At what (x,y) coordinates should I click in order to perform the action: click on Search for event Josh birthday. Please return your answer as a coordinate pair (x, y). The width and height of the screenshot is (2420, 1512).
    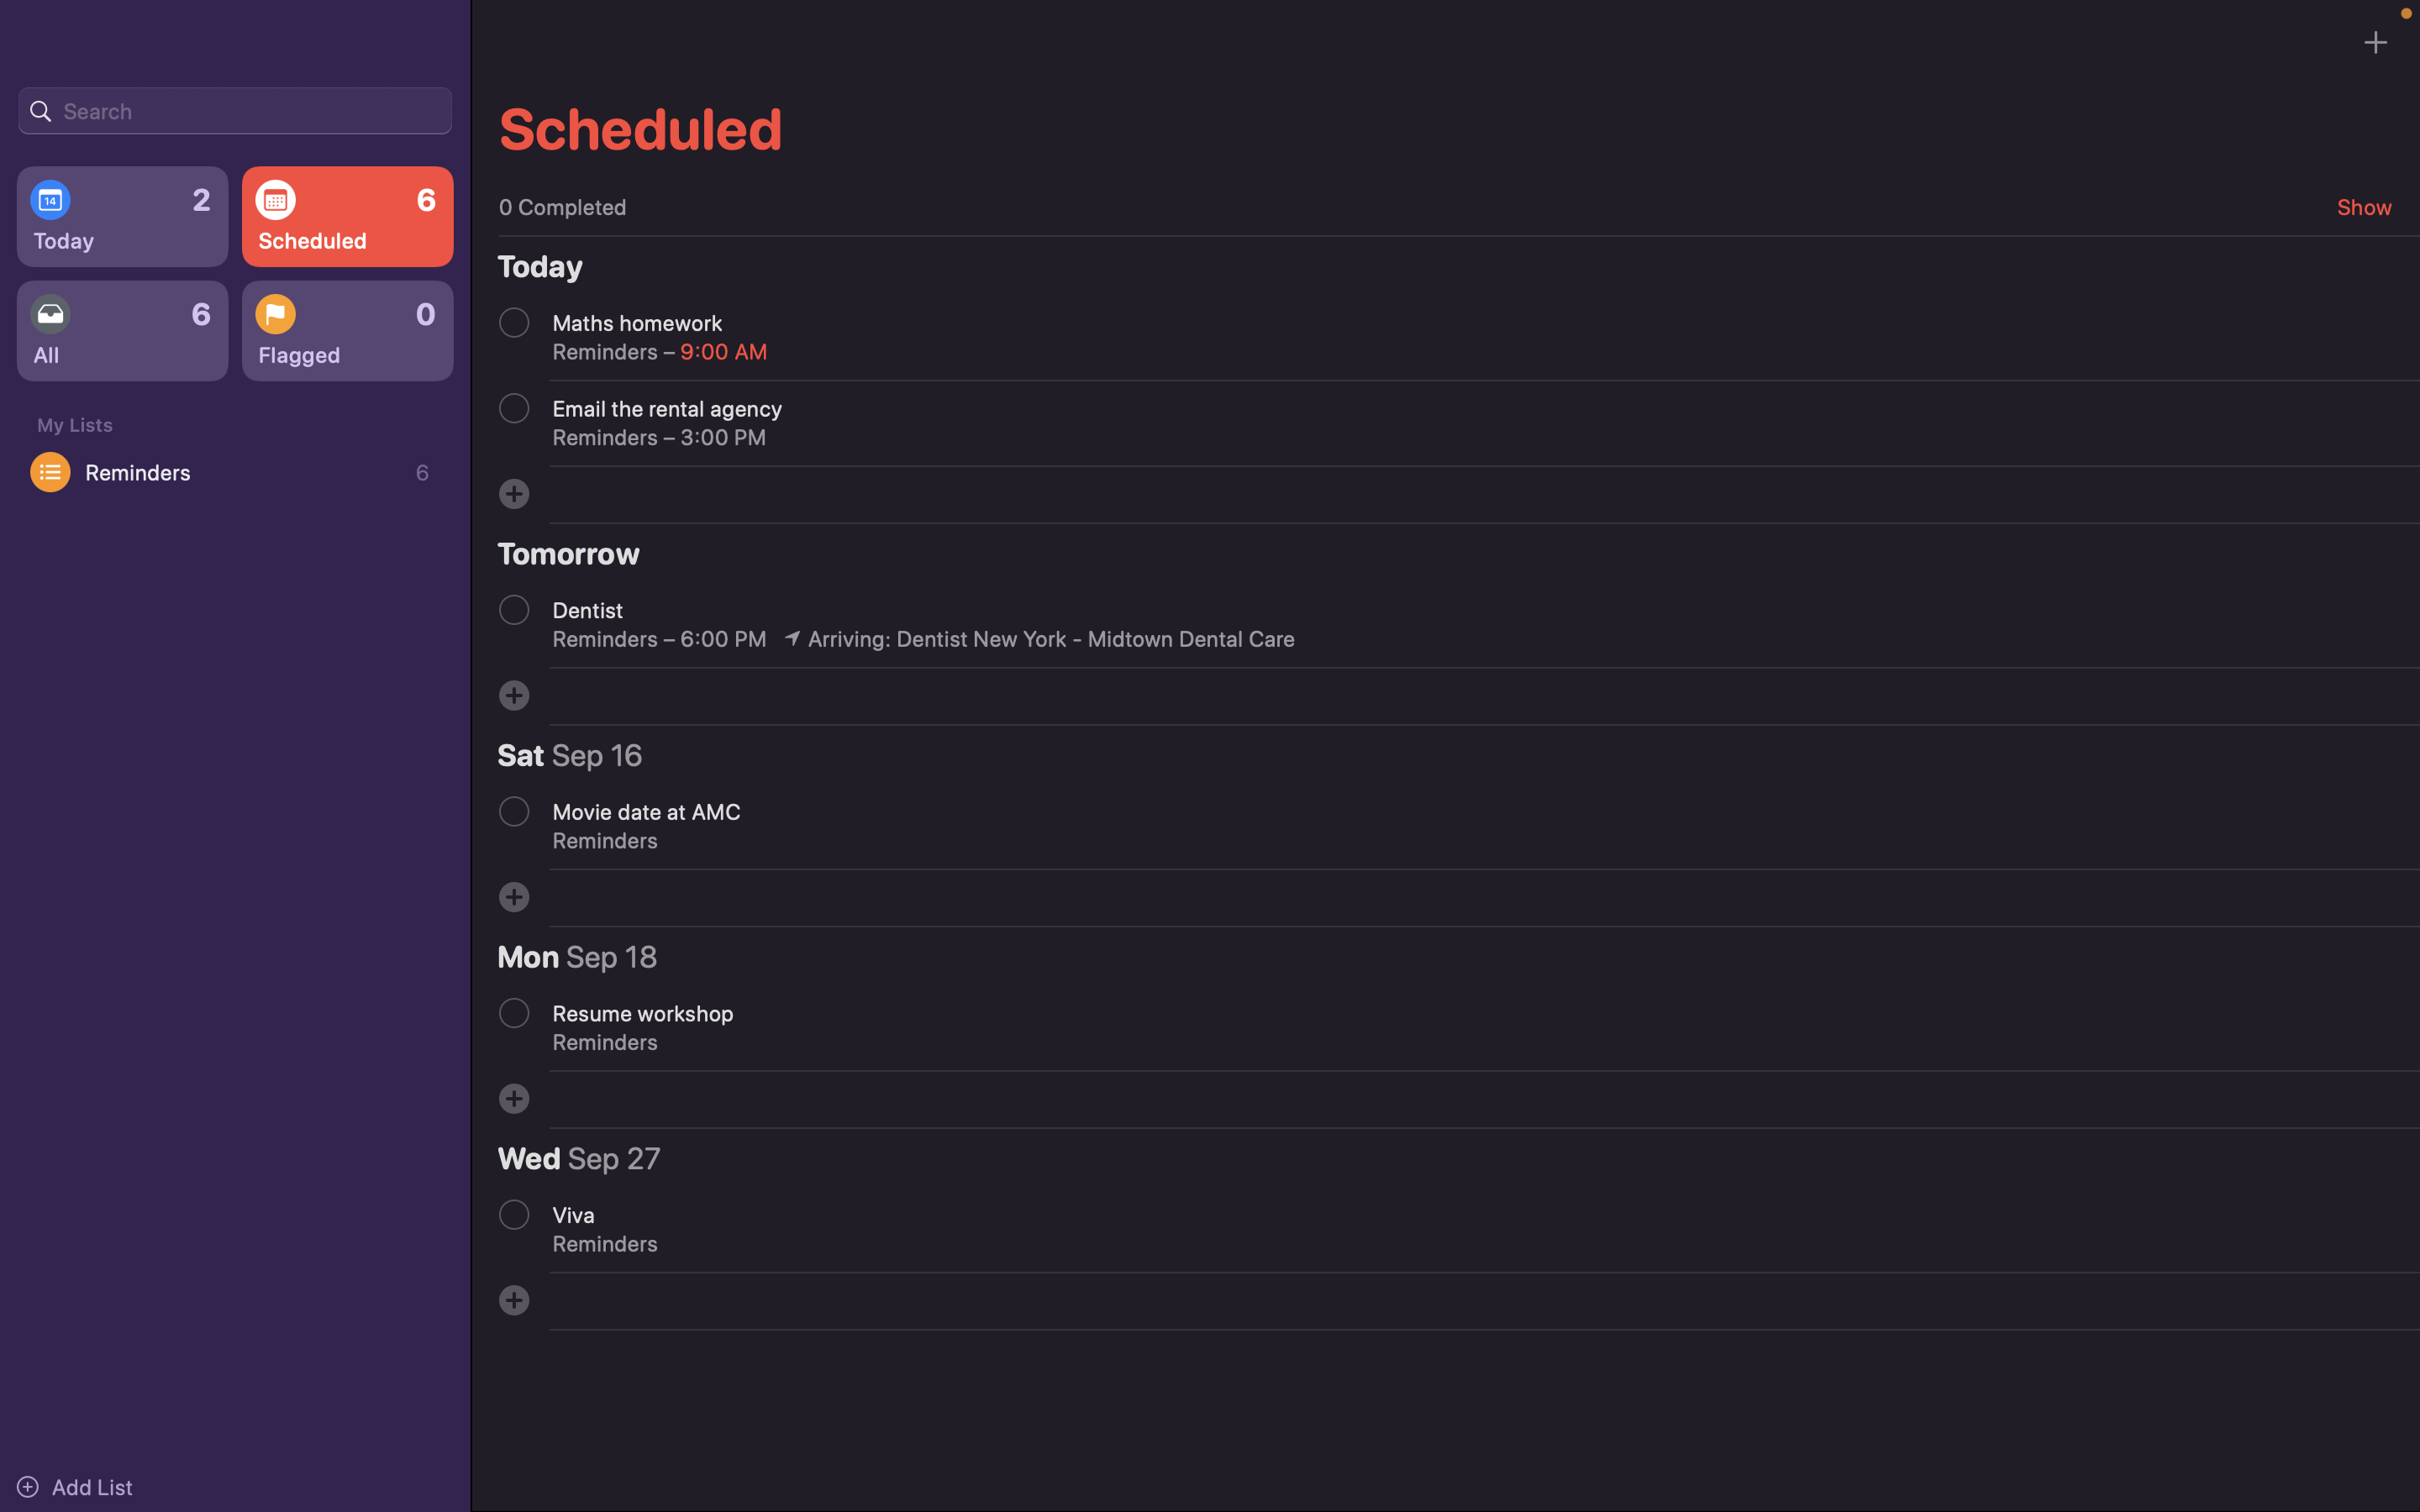
    Looking at the image, I should click on (234, 108).